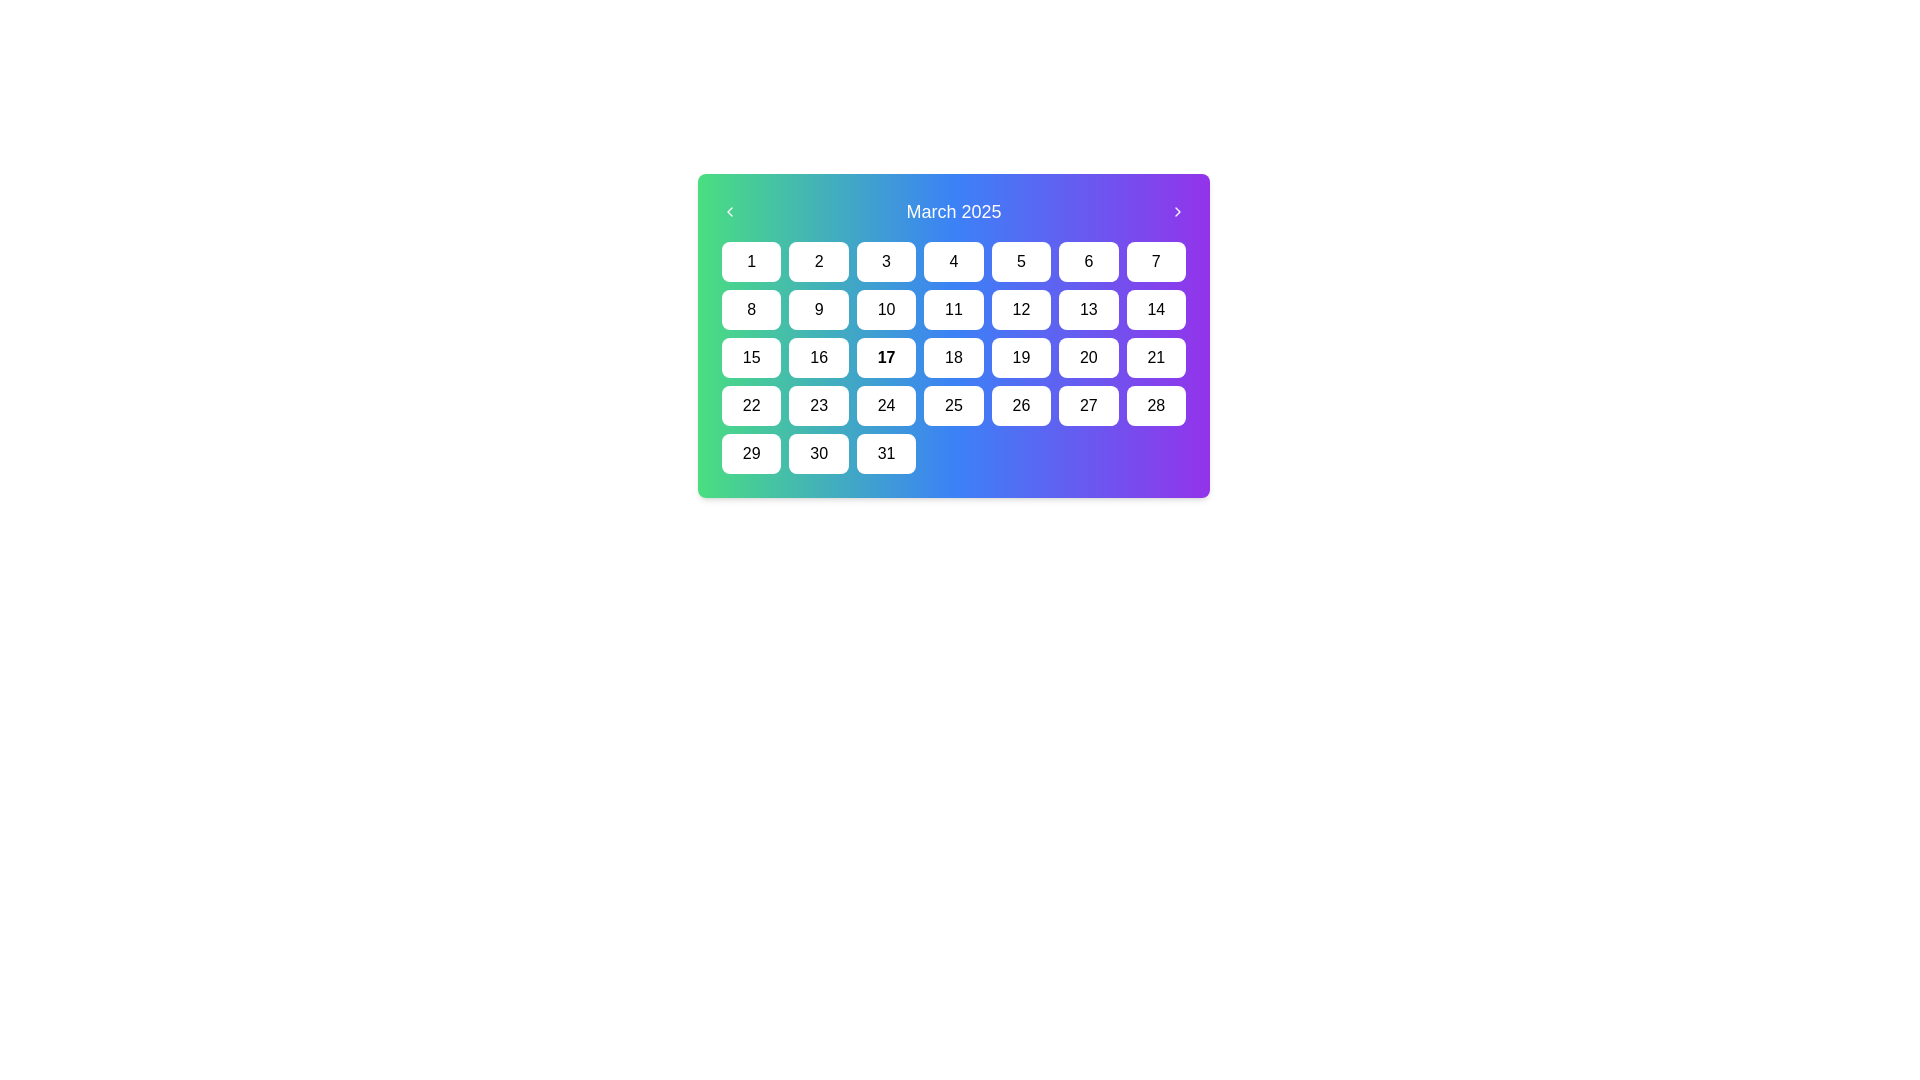 This screenshot has width=1920, height=1080. I want to click on the Calendar Date Box representing the date '30', so click(819, 454).